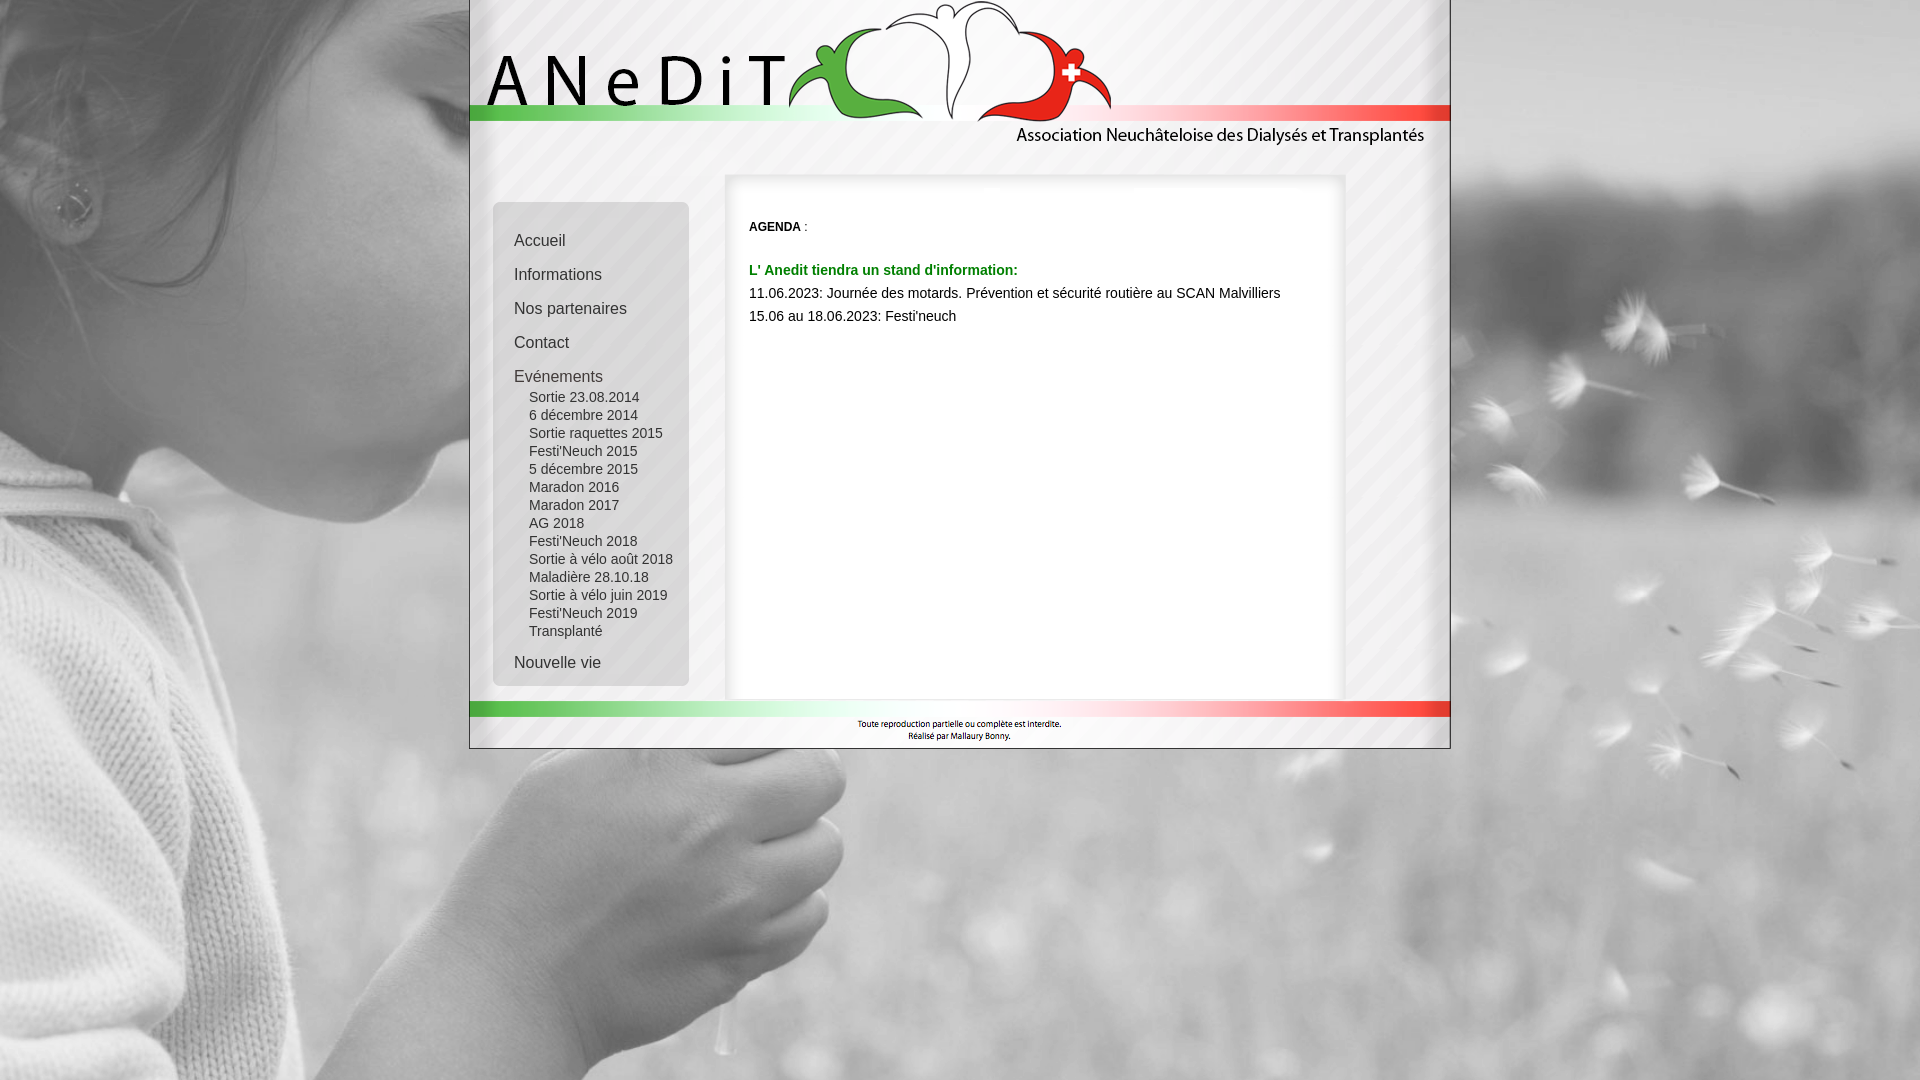 This screenshot has height=1080, width=1920. What do you see at coordinates (588, 486) in the screenshot?
I see `'Maradon 2016'` at bounding box center [588, 486].